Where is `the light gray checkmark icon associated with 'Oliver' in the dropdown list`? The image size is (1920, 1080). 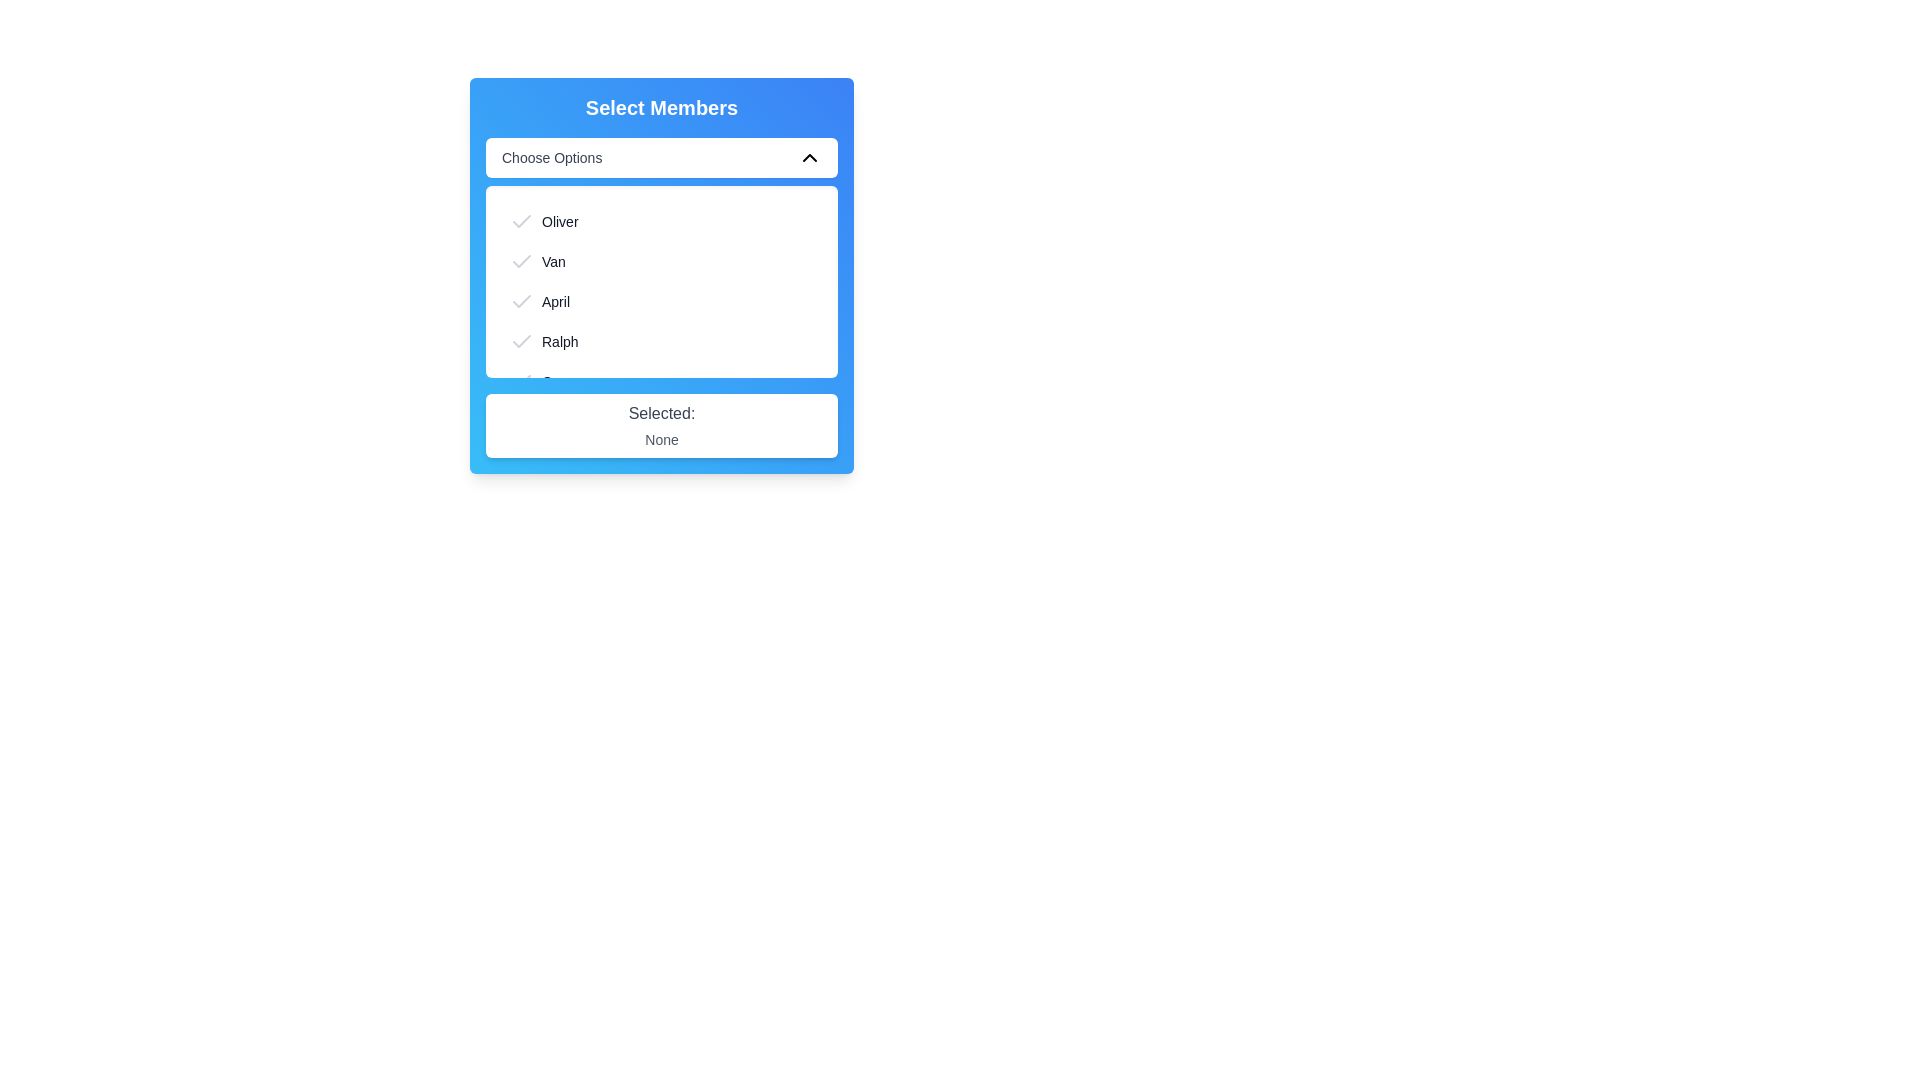 the light gray checkmark icon associated with 'Oliver' in the dropdown list is located at coordinates (522, 222).